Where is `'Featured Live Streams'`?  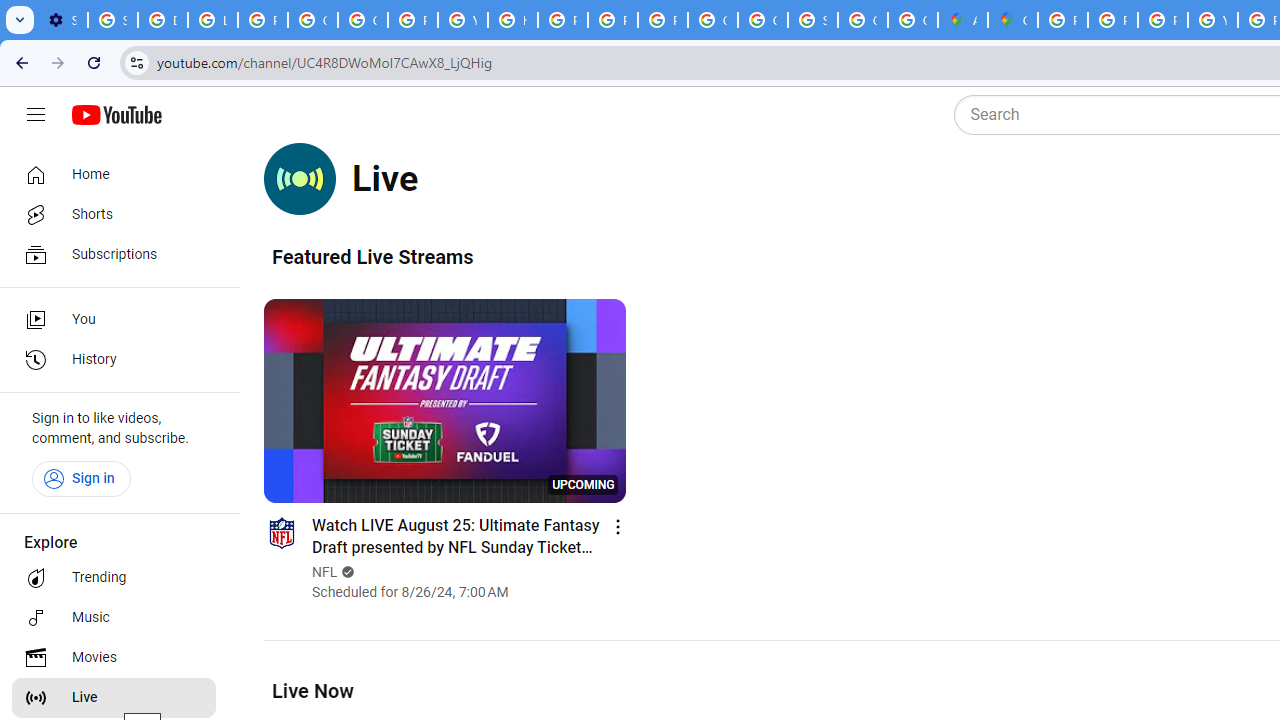 'Featured Live Streams' is located at coordinates (372, 256).